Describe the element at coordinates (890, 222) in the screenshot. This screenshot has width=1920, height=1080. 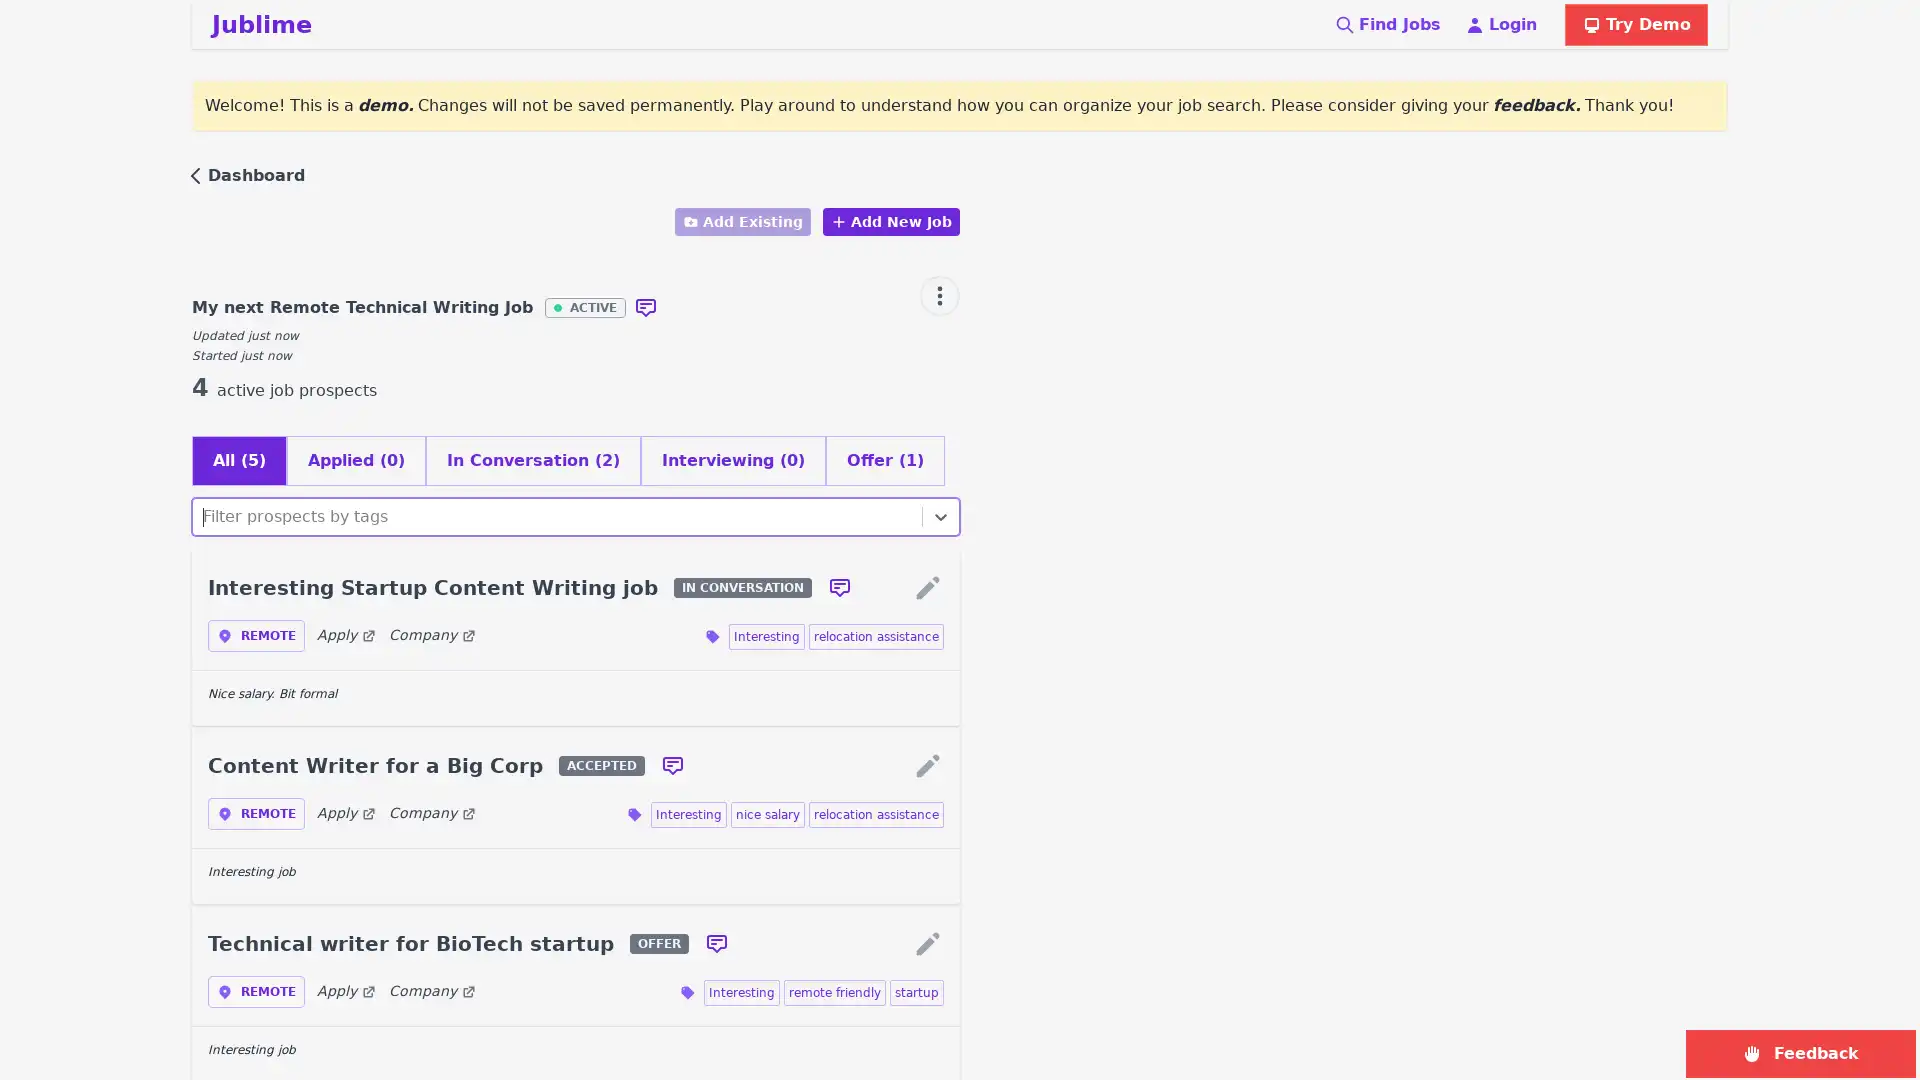
I see `Add New Job` at that location.